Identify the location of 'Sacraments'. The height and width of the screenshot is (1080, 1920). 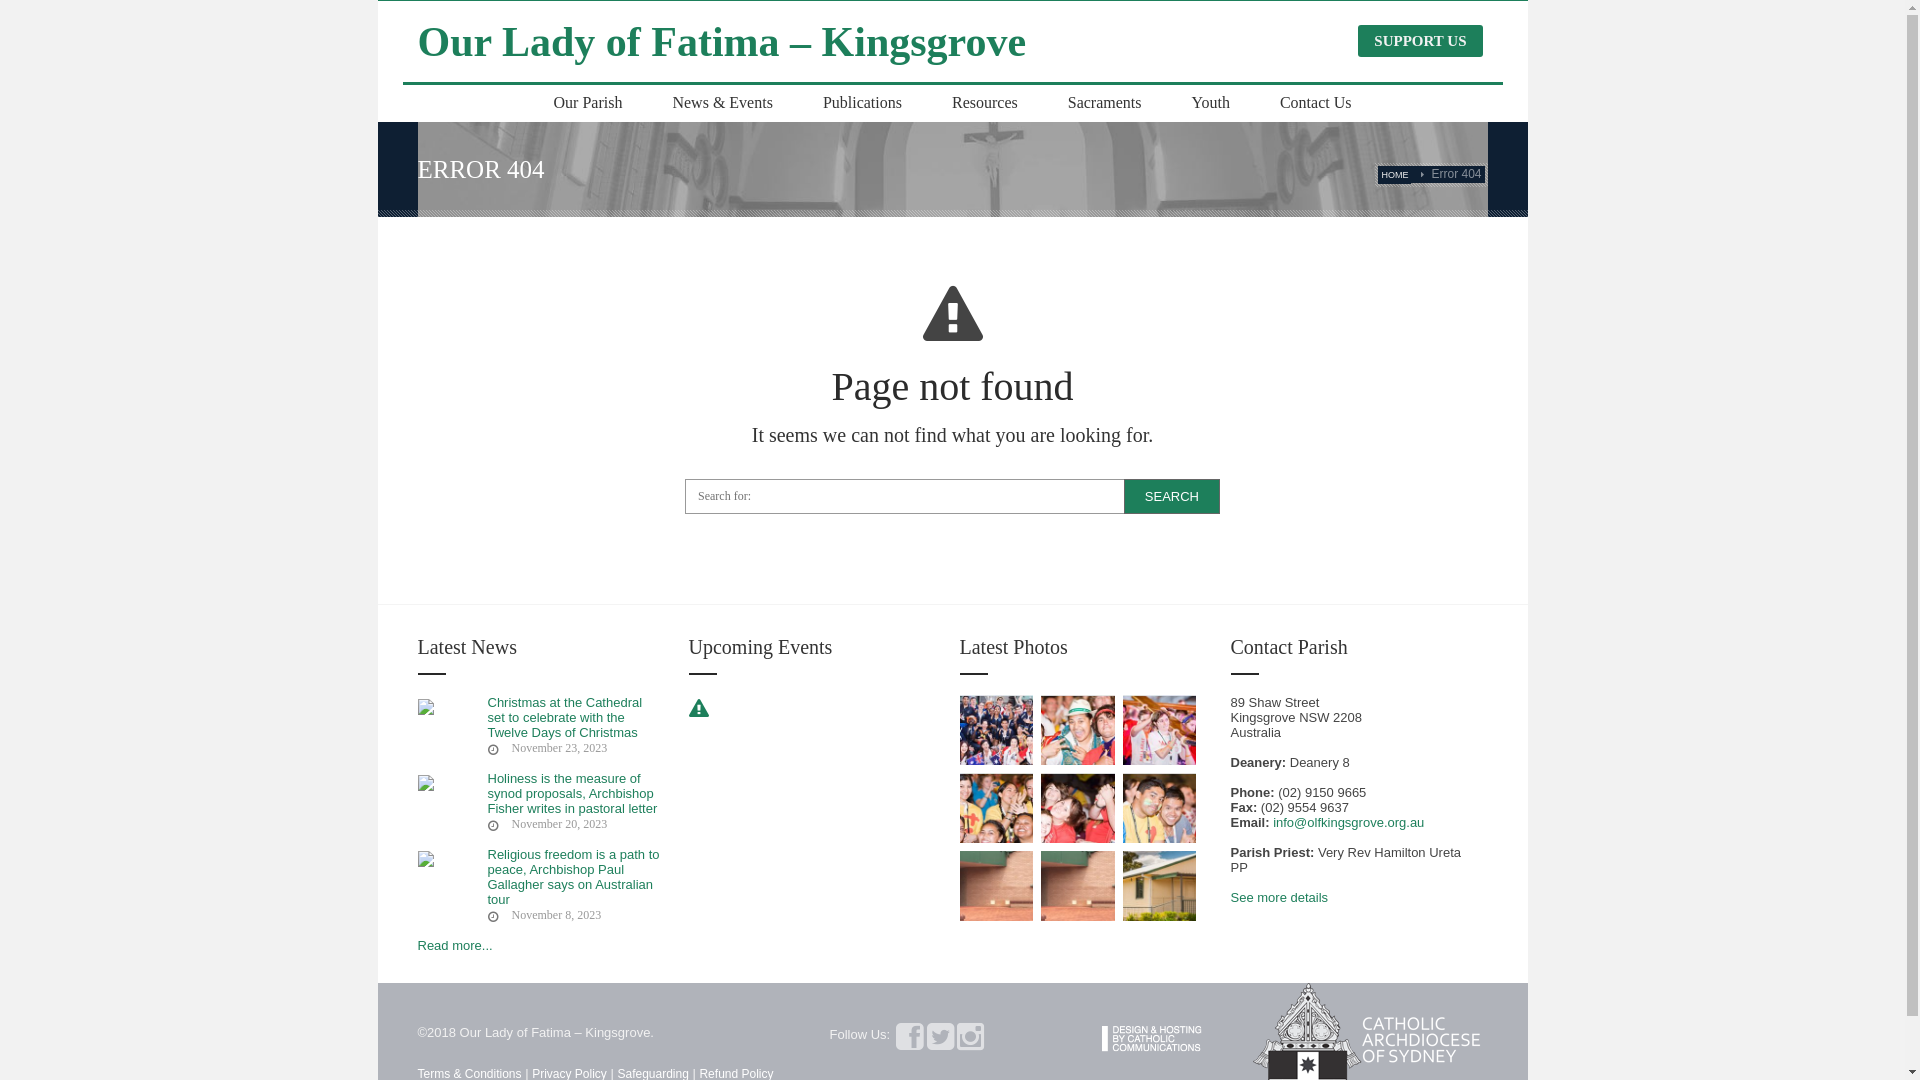
(1103, 103).